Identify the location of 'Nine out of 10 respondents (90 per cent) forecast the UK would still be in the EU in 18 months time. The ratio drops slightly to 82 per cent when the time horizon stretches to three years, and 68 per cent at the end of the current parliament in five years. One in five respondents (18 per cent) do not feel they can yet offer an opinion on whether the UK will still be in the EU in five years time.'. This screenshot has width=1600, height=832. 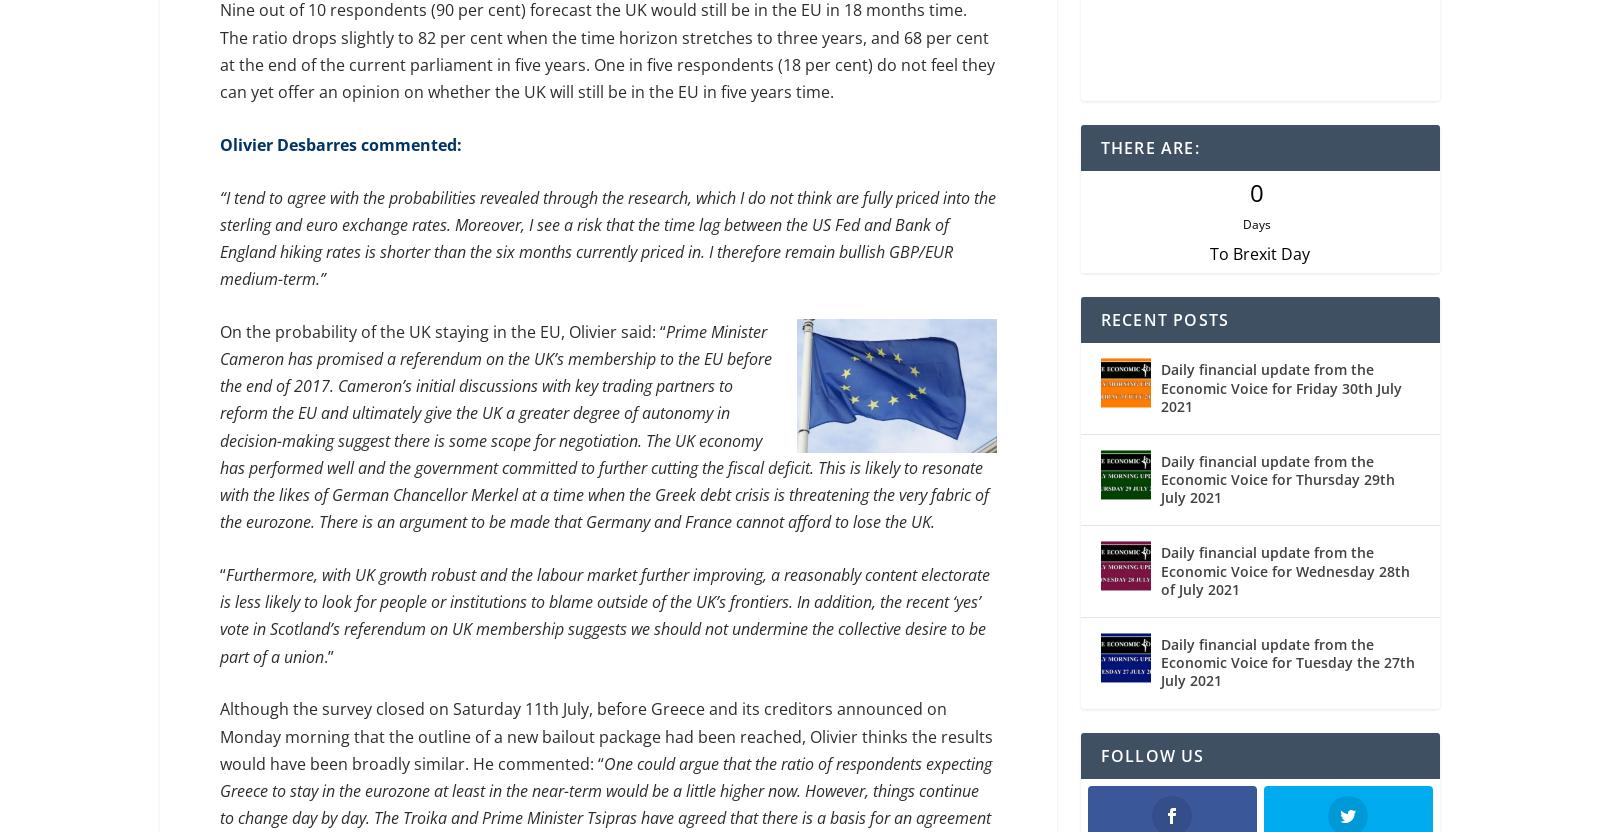
(607, 52).